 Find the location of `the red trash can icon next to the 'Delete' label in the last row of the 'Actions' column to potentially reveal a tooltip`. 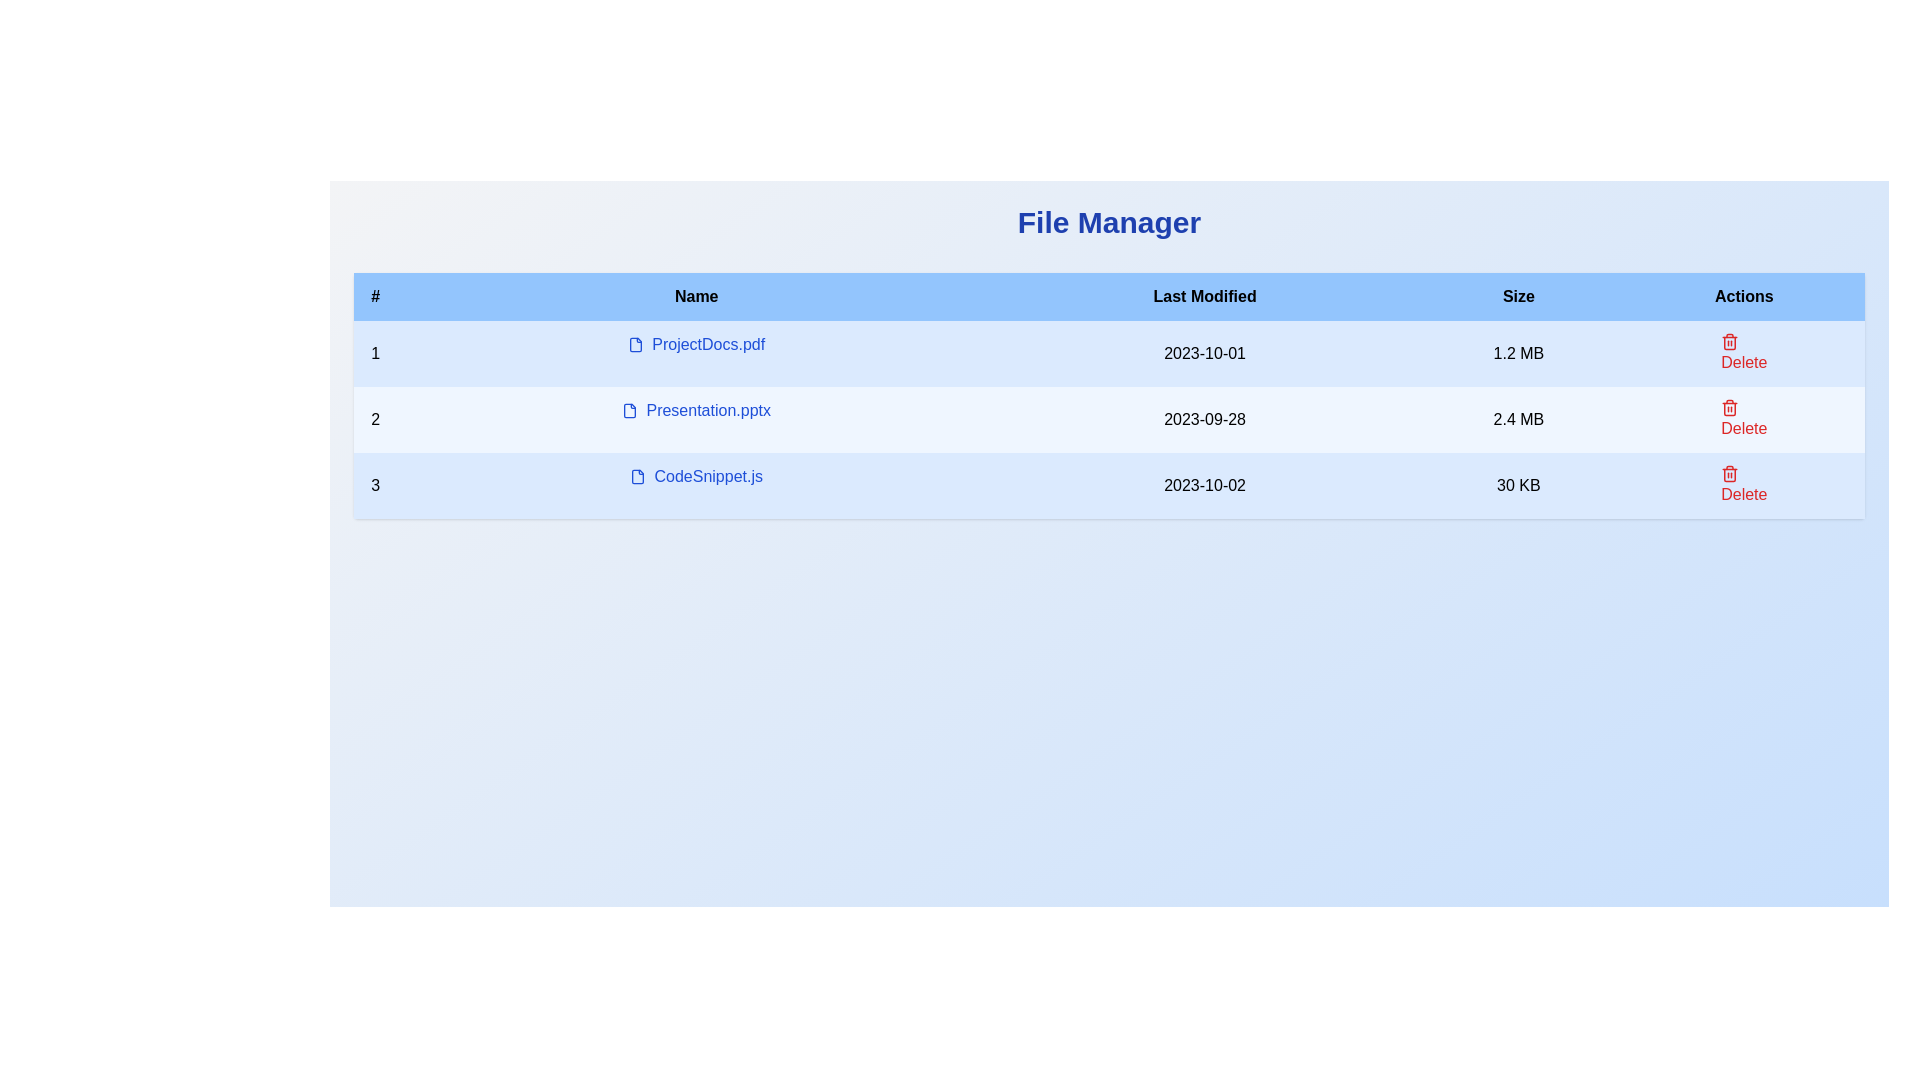

the red trash can icon next to the 'Delete' label in the last row of the 'Actions' column to potentially reveal a tooltip is located at coordinates (1729, 474).